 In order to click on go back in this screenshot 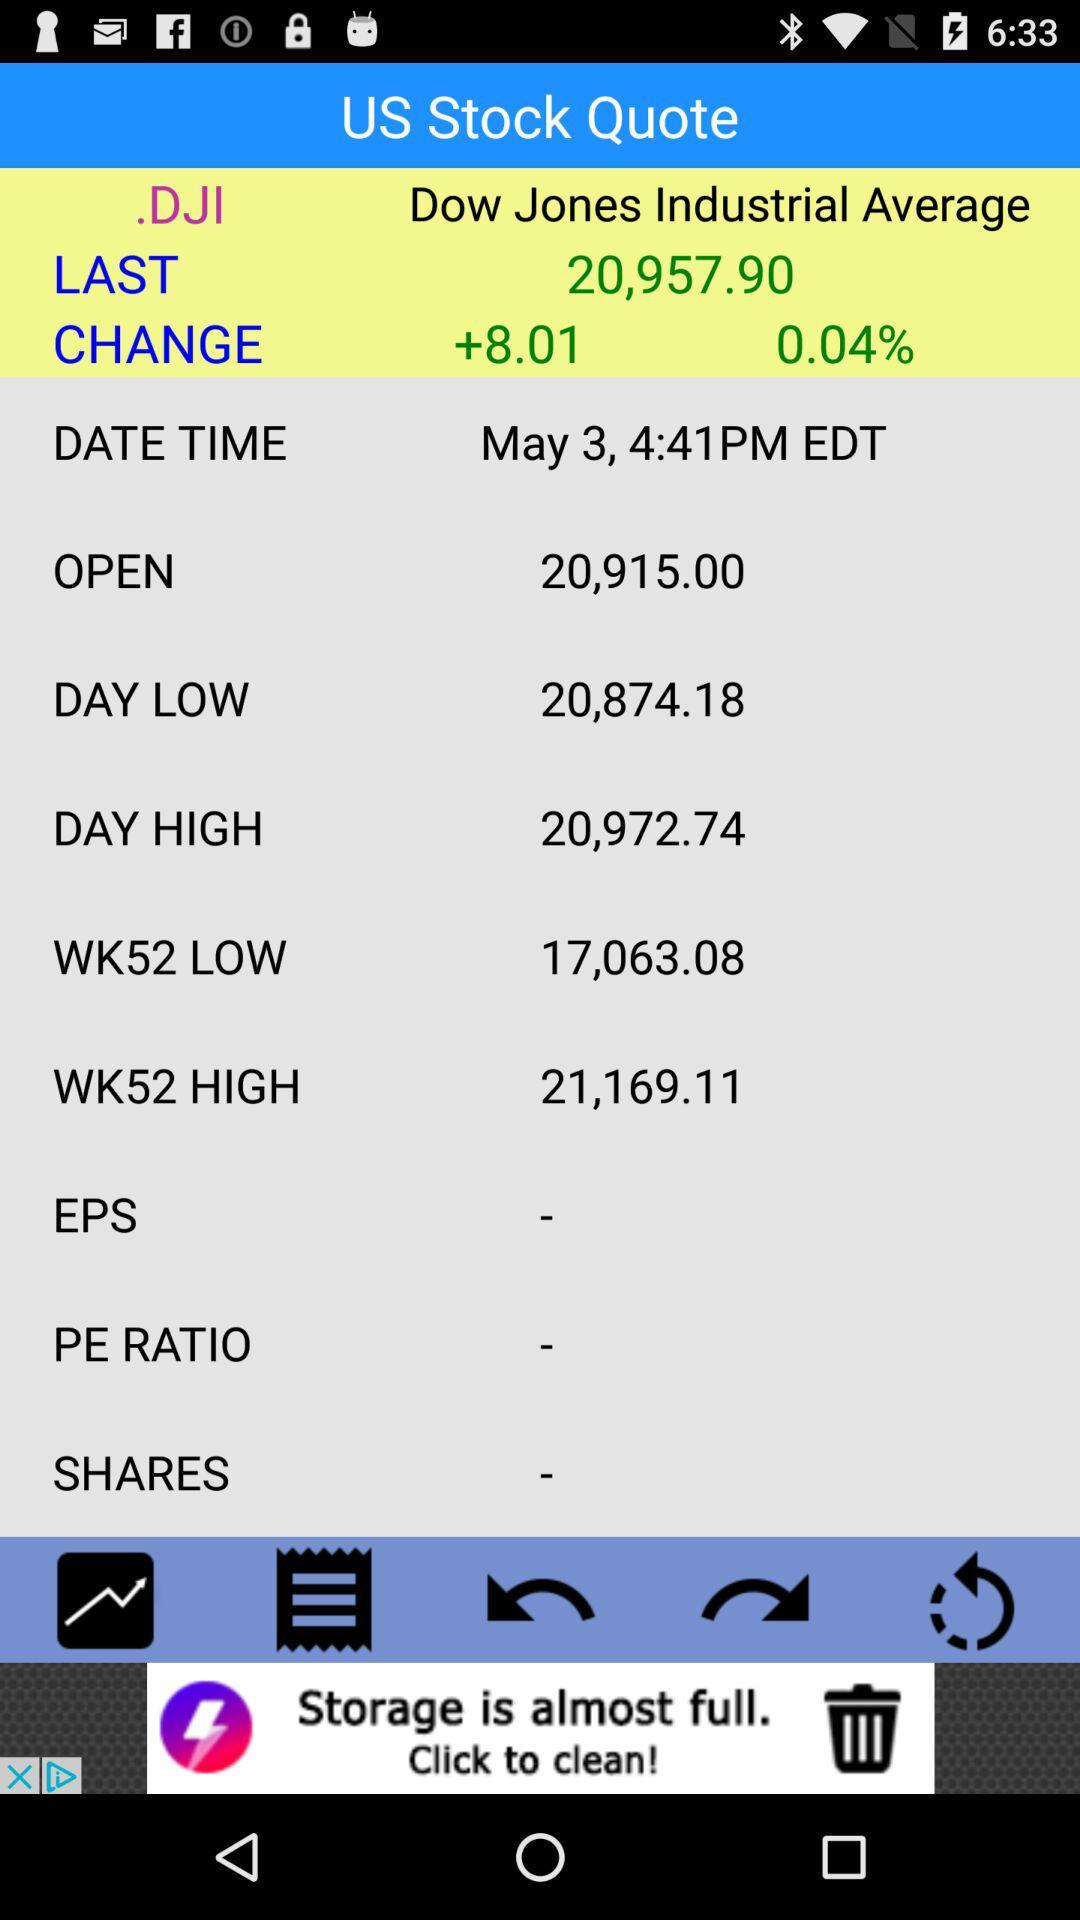, I will do `click(540, 1598)`.